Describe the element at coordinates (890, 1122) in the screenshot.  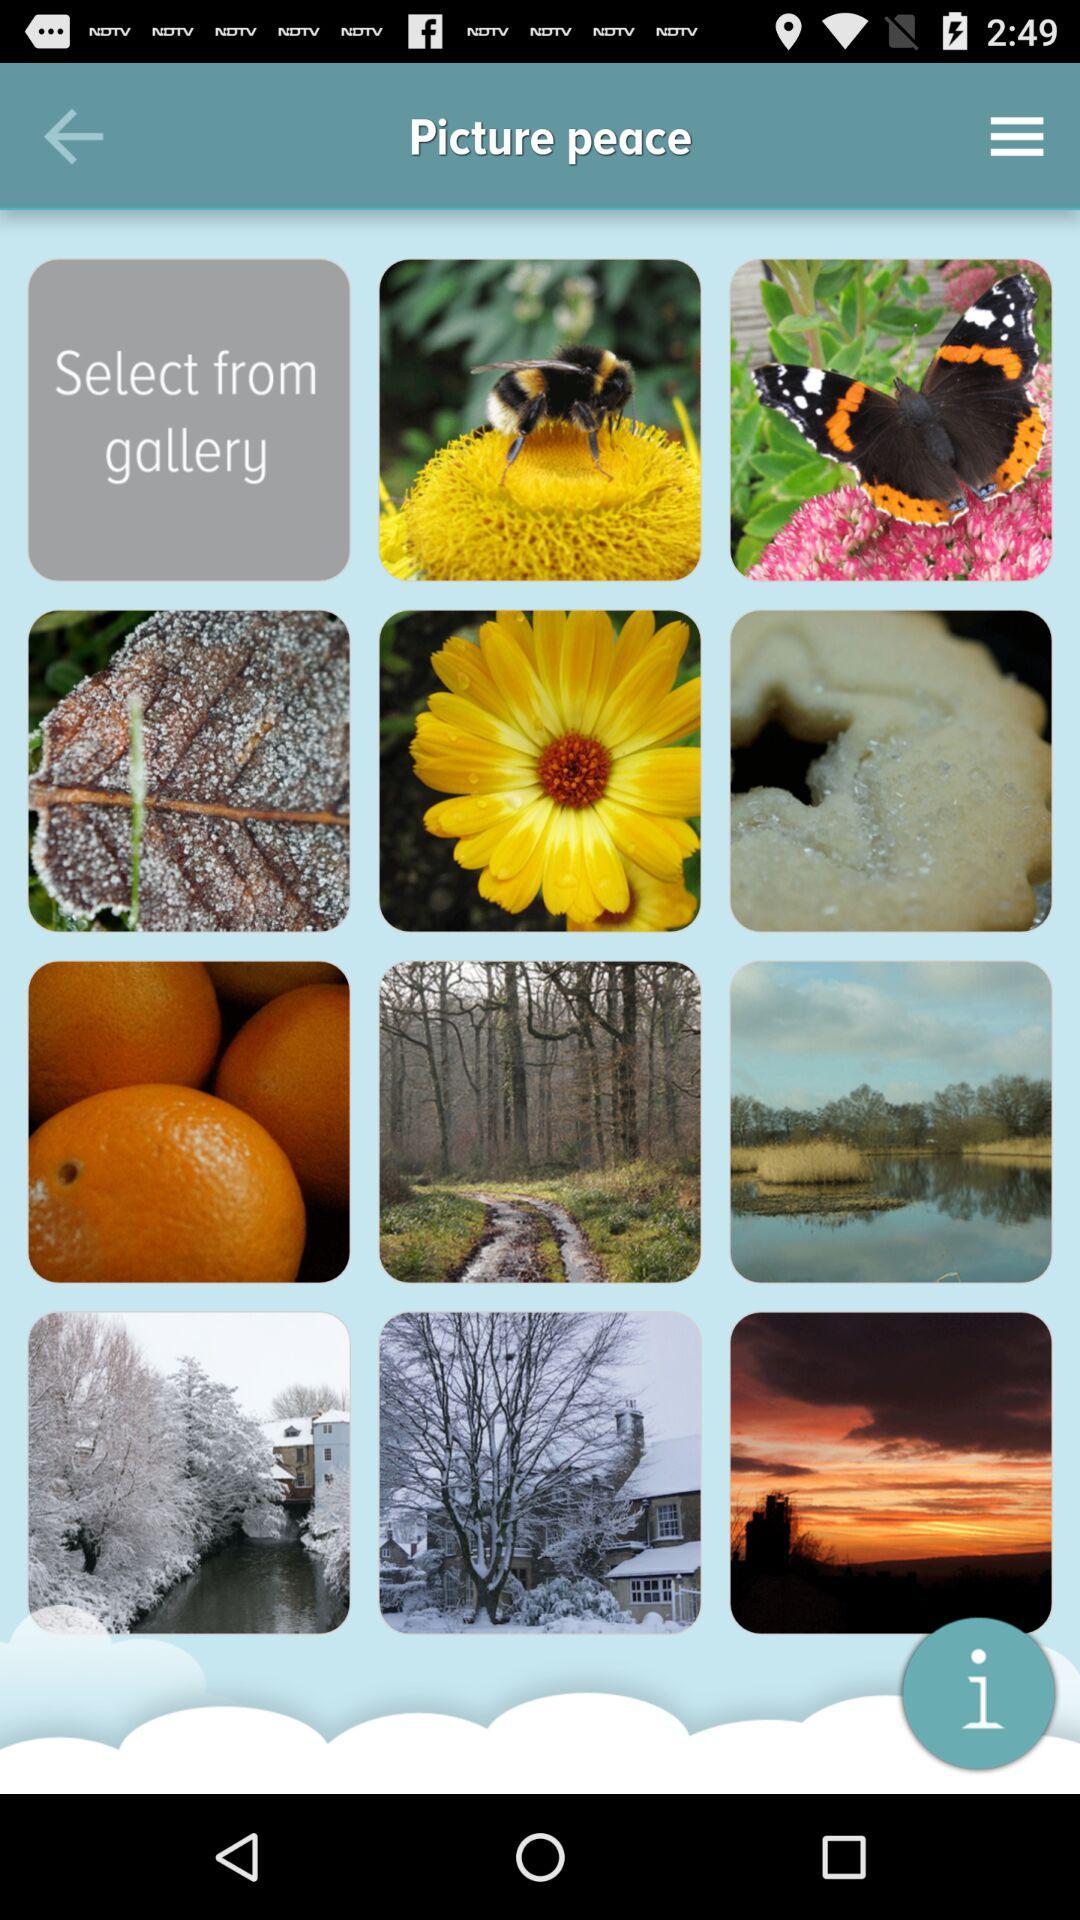
I see `choose picture` at that location.